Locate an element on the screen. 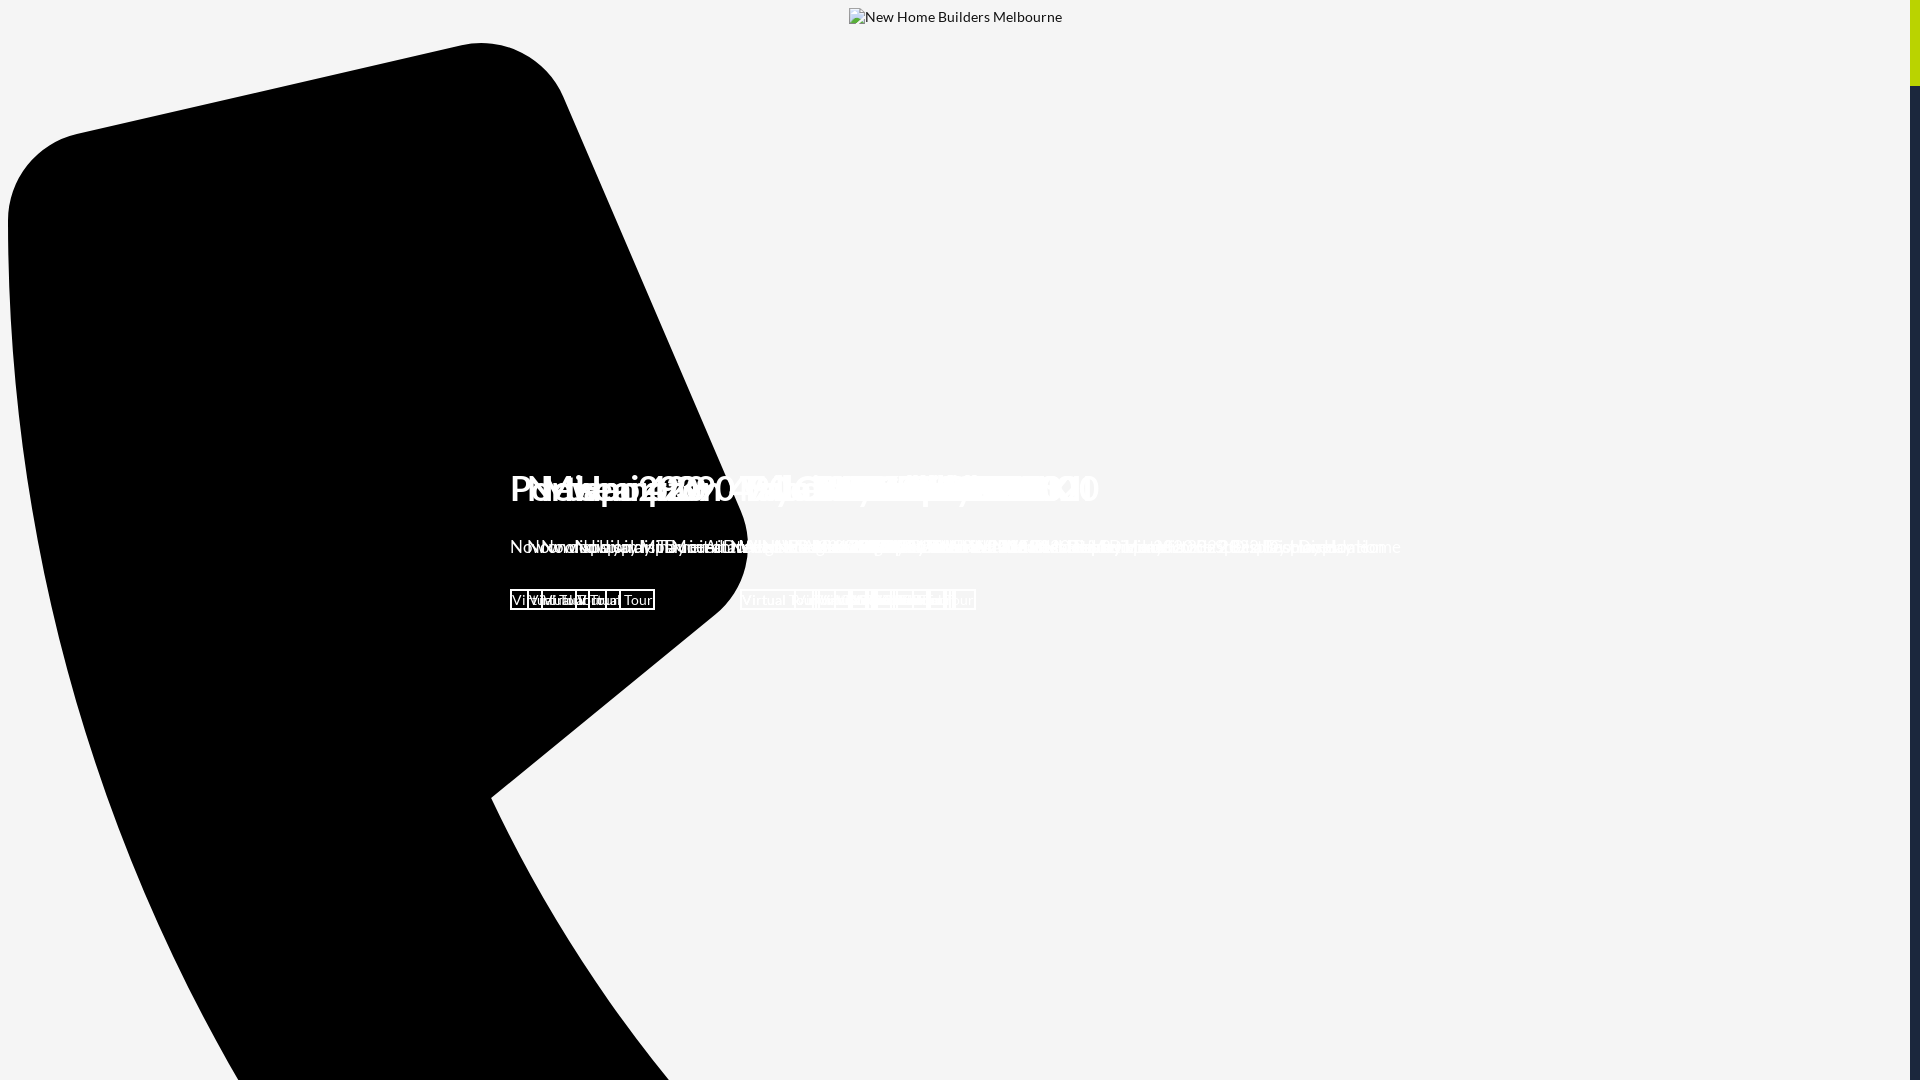  'Virtual Tour' is located at coordinates (565, 598).